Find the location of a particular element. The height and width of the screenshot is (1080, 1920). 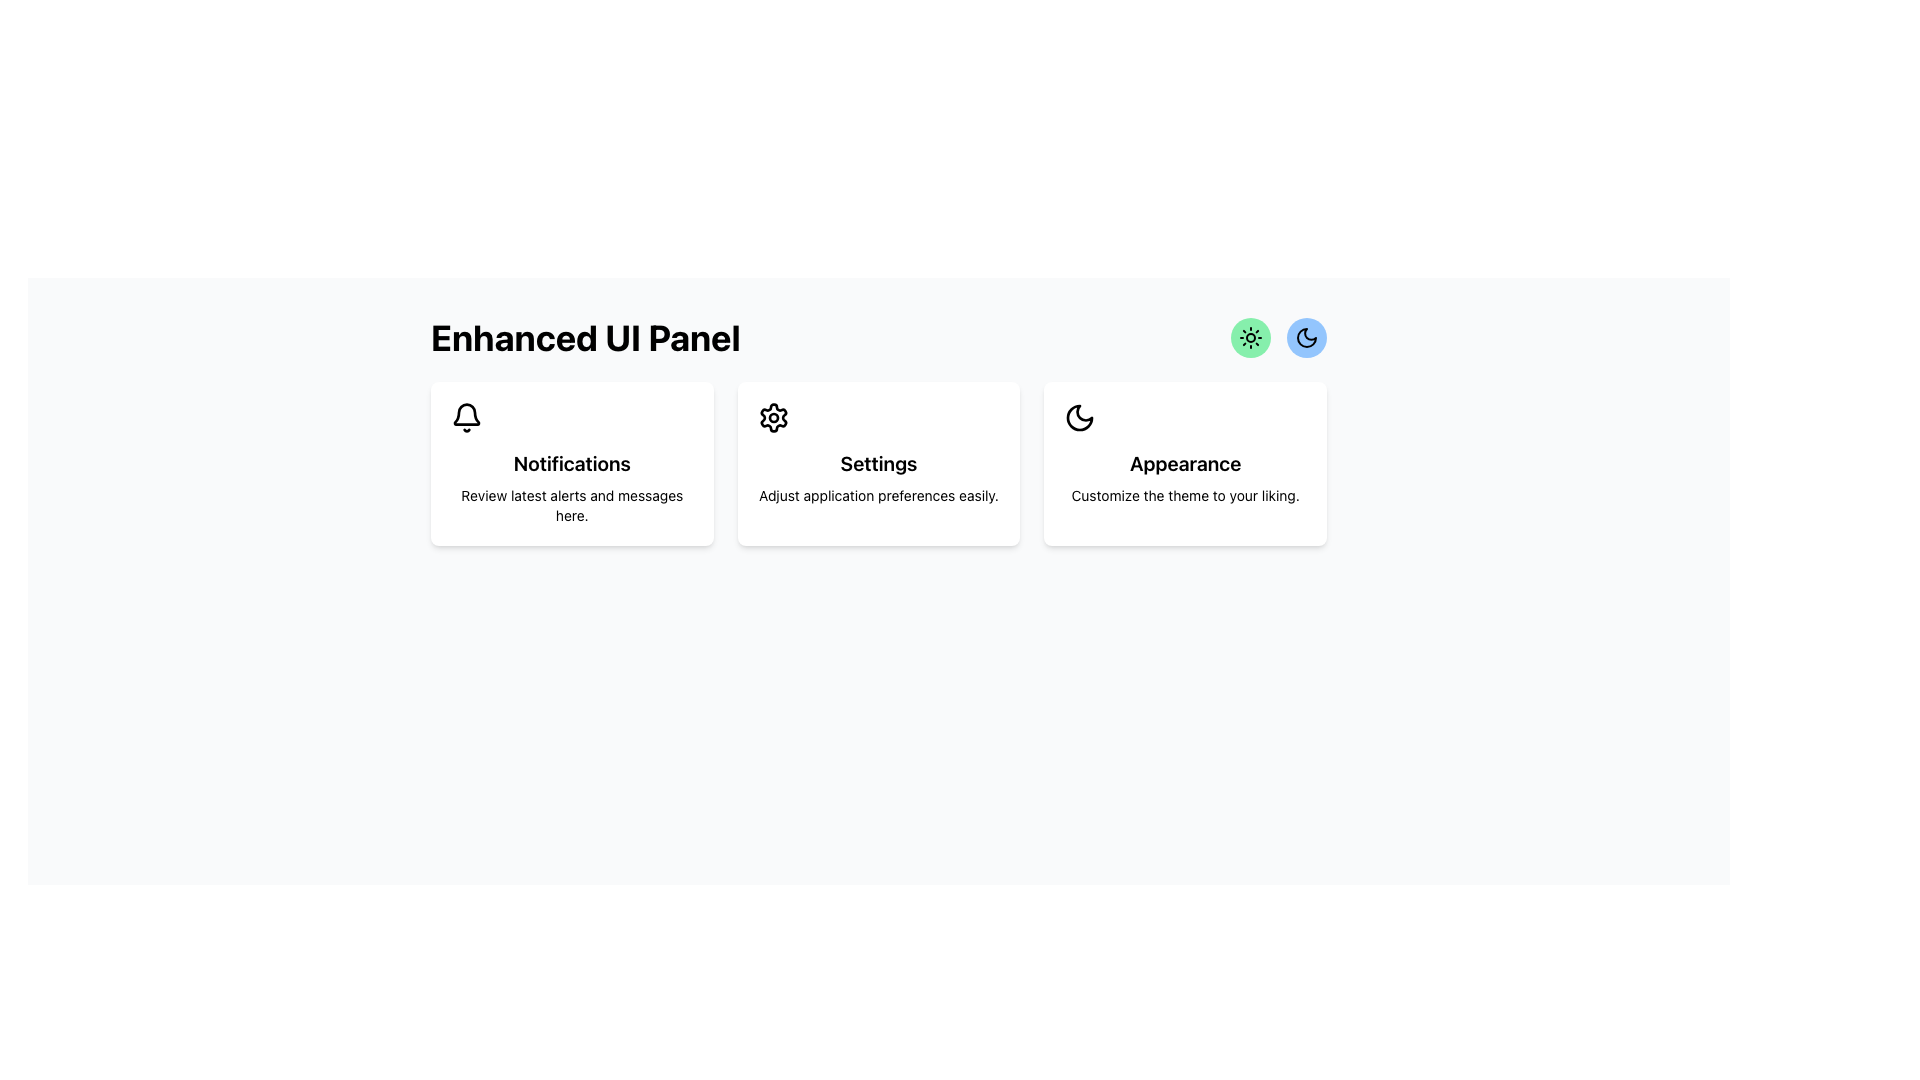

to select or activate the 'Appearance' card, which features a crescent moon icon, a bold title 'Appearance,' and a subtitle 'Customize the theme to your liking.' It is the third card in a grid layout of three cards, located at the far-right of the row is located at coordinates (1185, 463).